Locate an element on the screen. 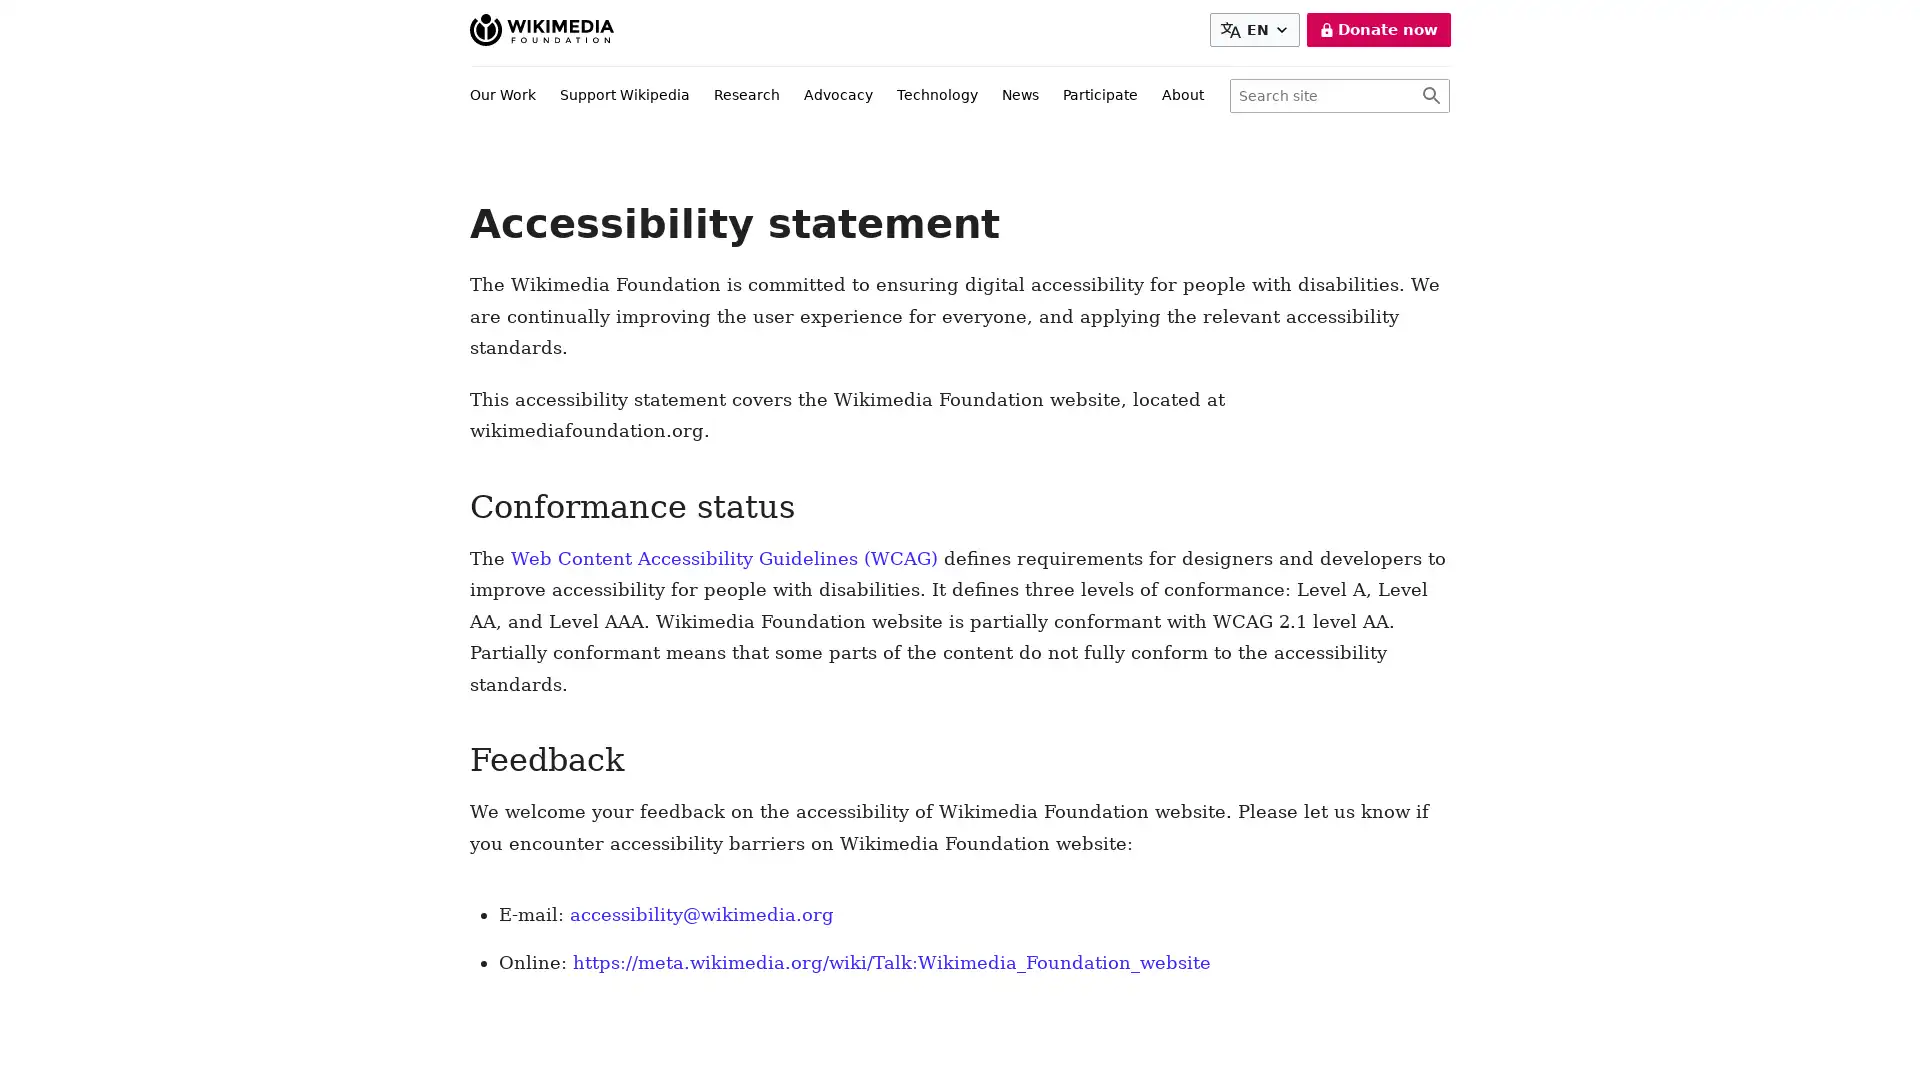 The width and height of the screenshot is (1920, 1080). Search is located at coordinates (1430, 96).